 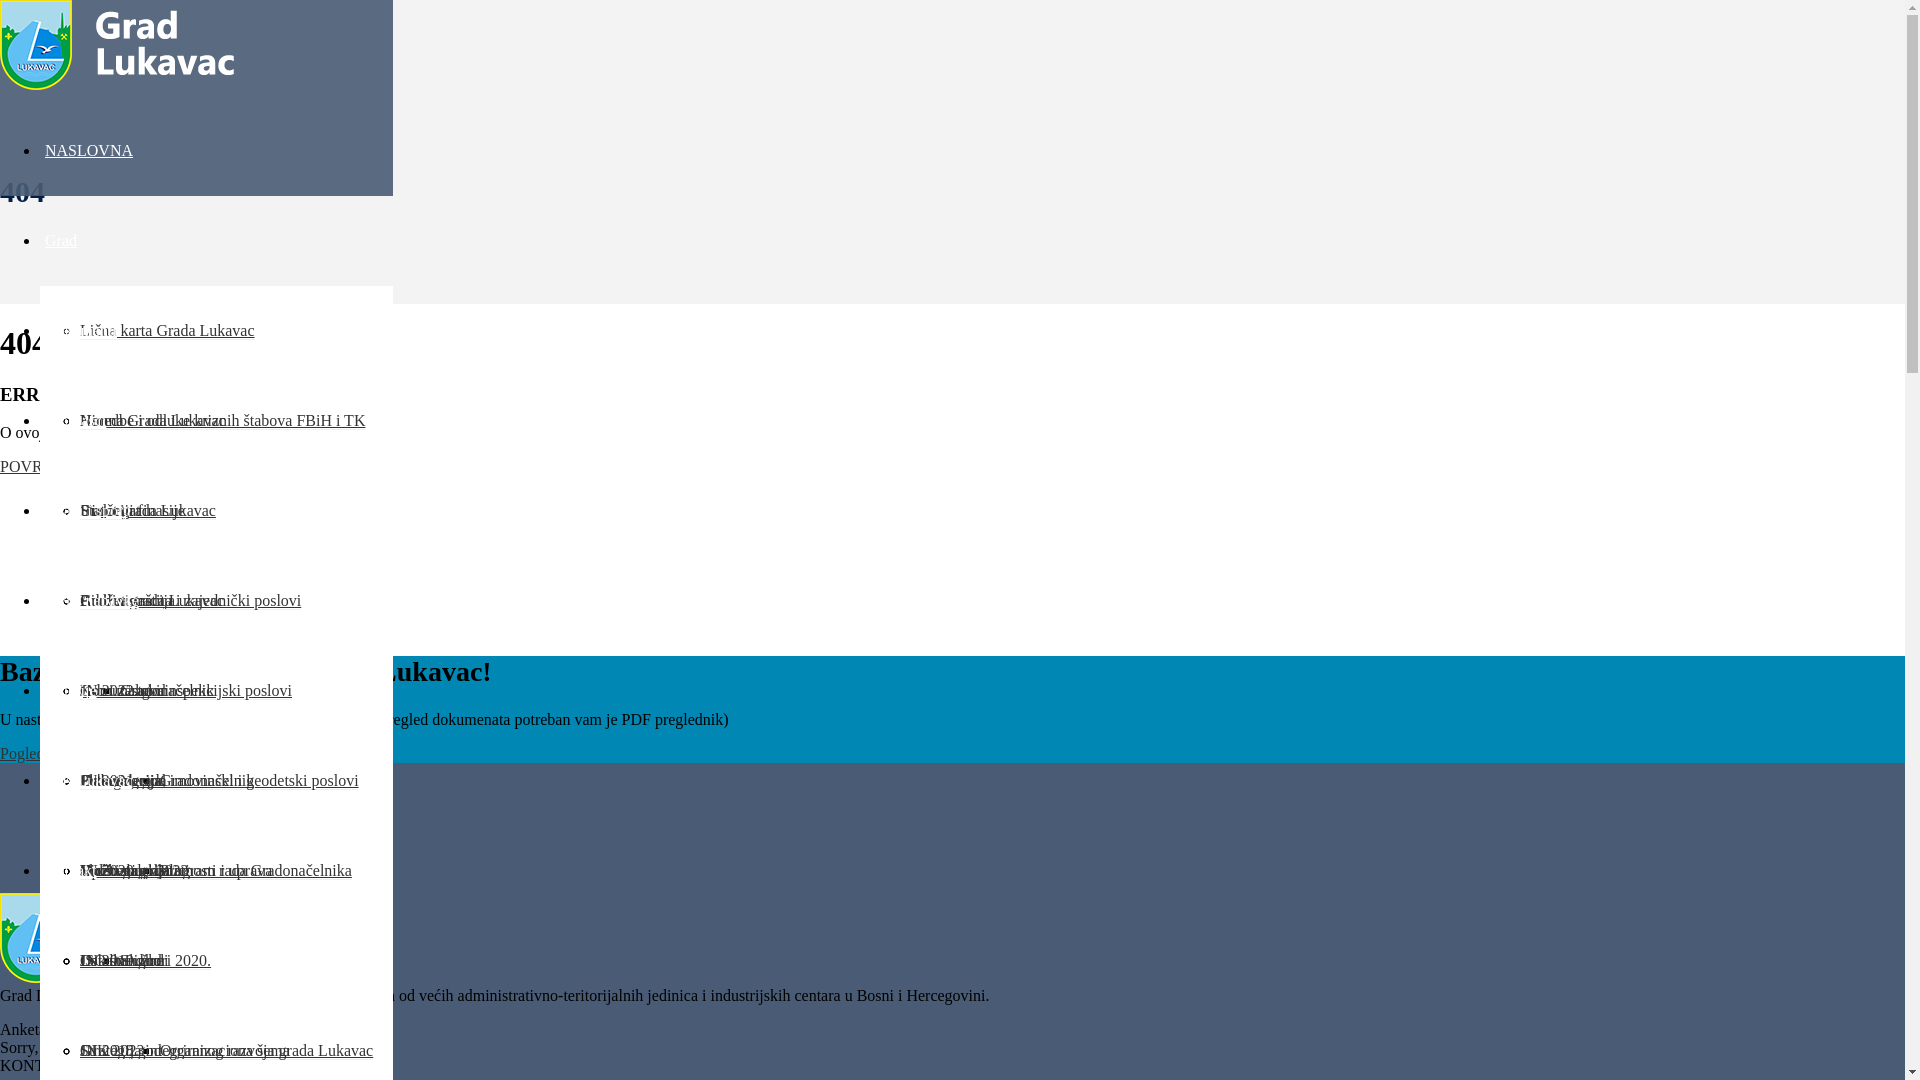 I want to click on 'Grad', so click(x=61, y=239).